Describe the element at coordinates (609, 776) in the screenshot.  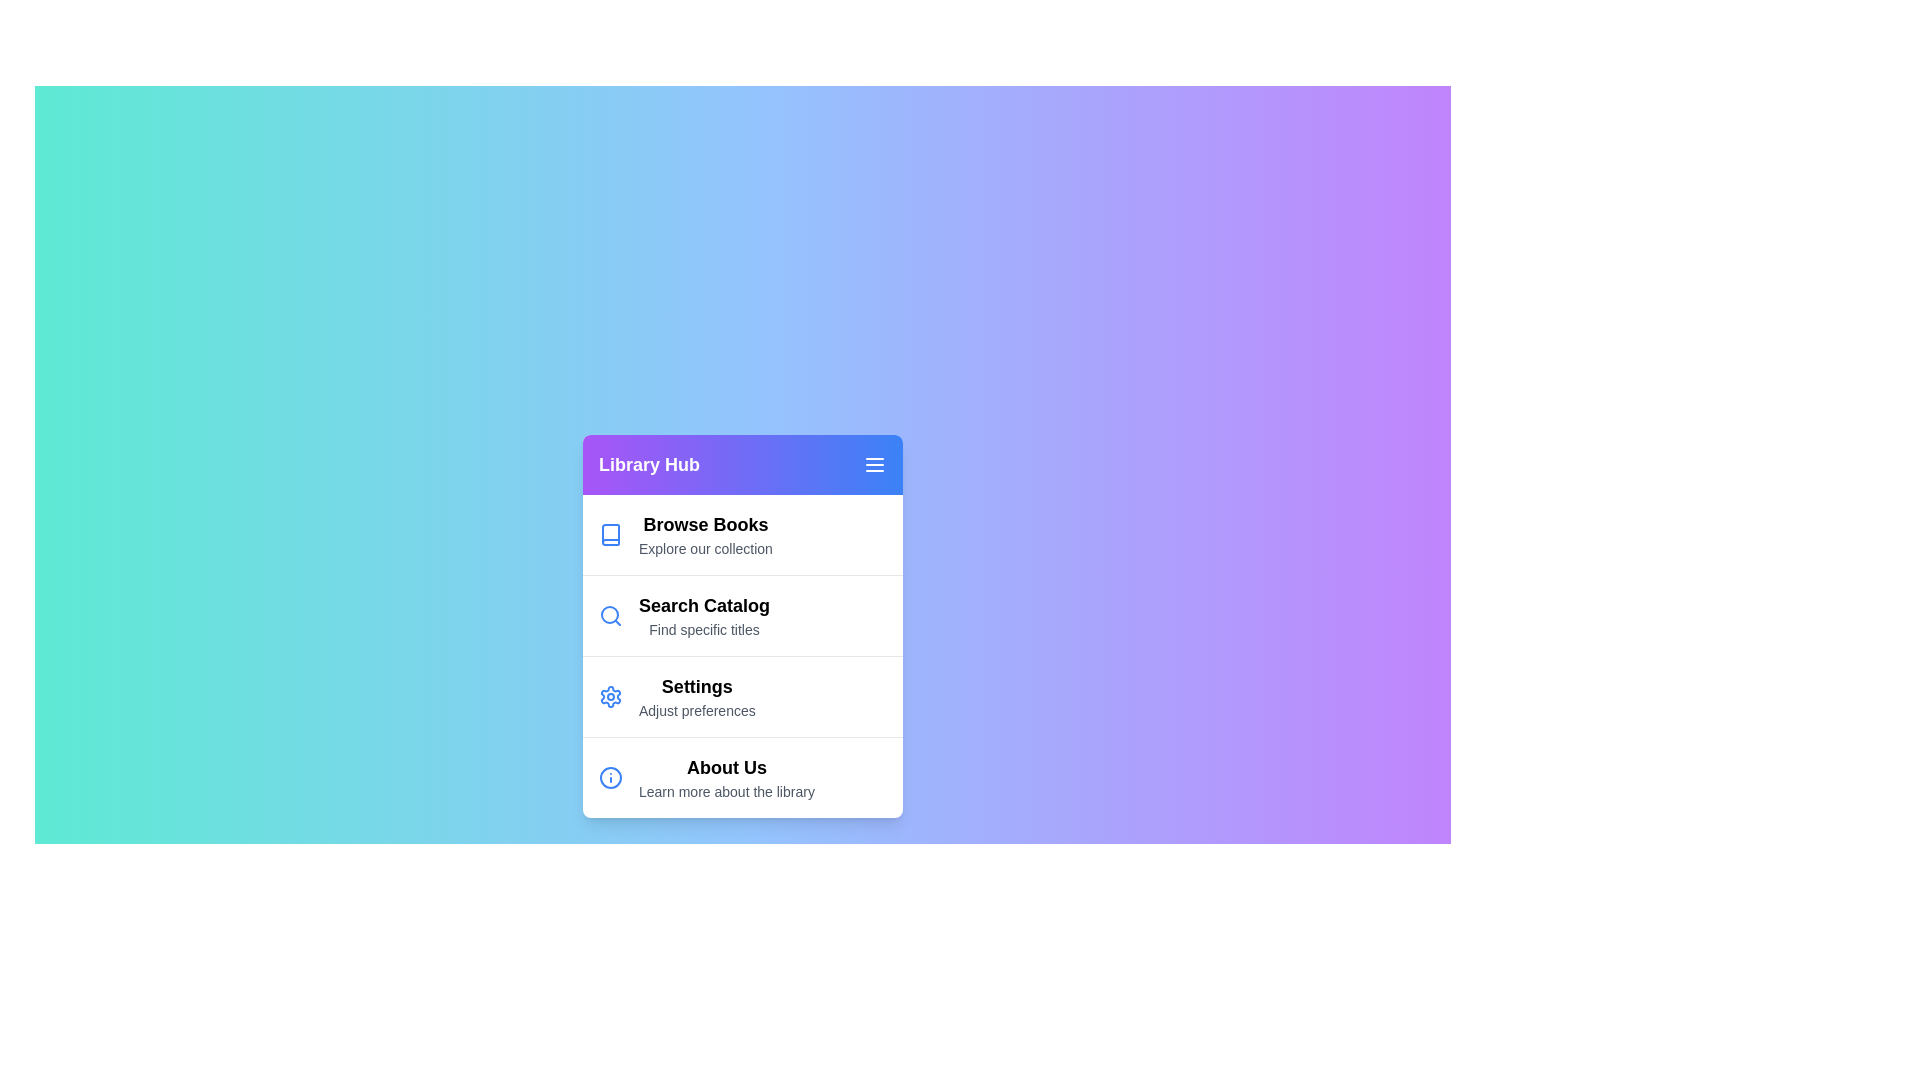
I see `the icon corresponding to the menu item About Us` at that location.